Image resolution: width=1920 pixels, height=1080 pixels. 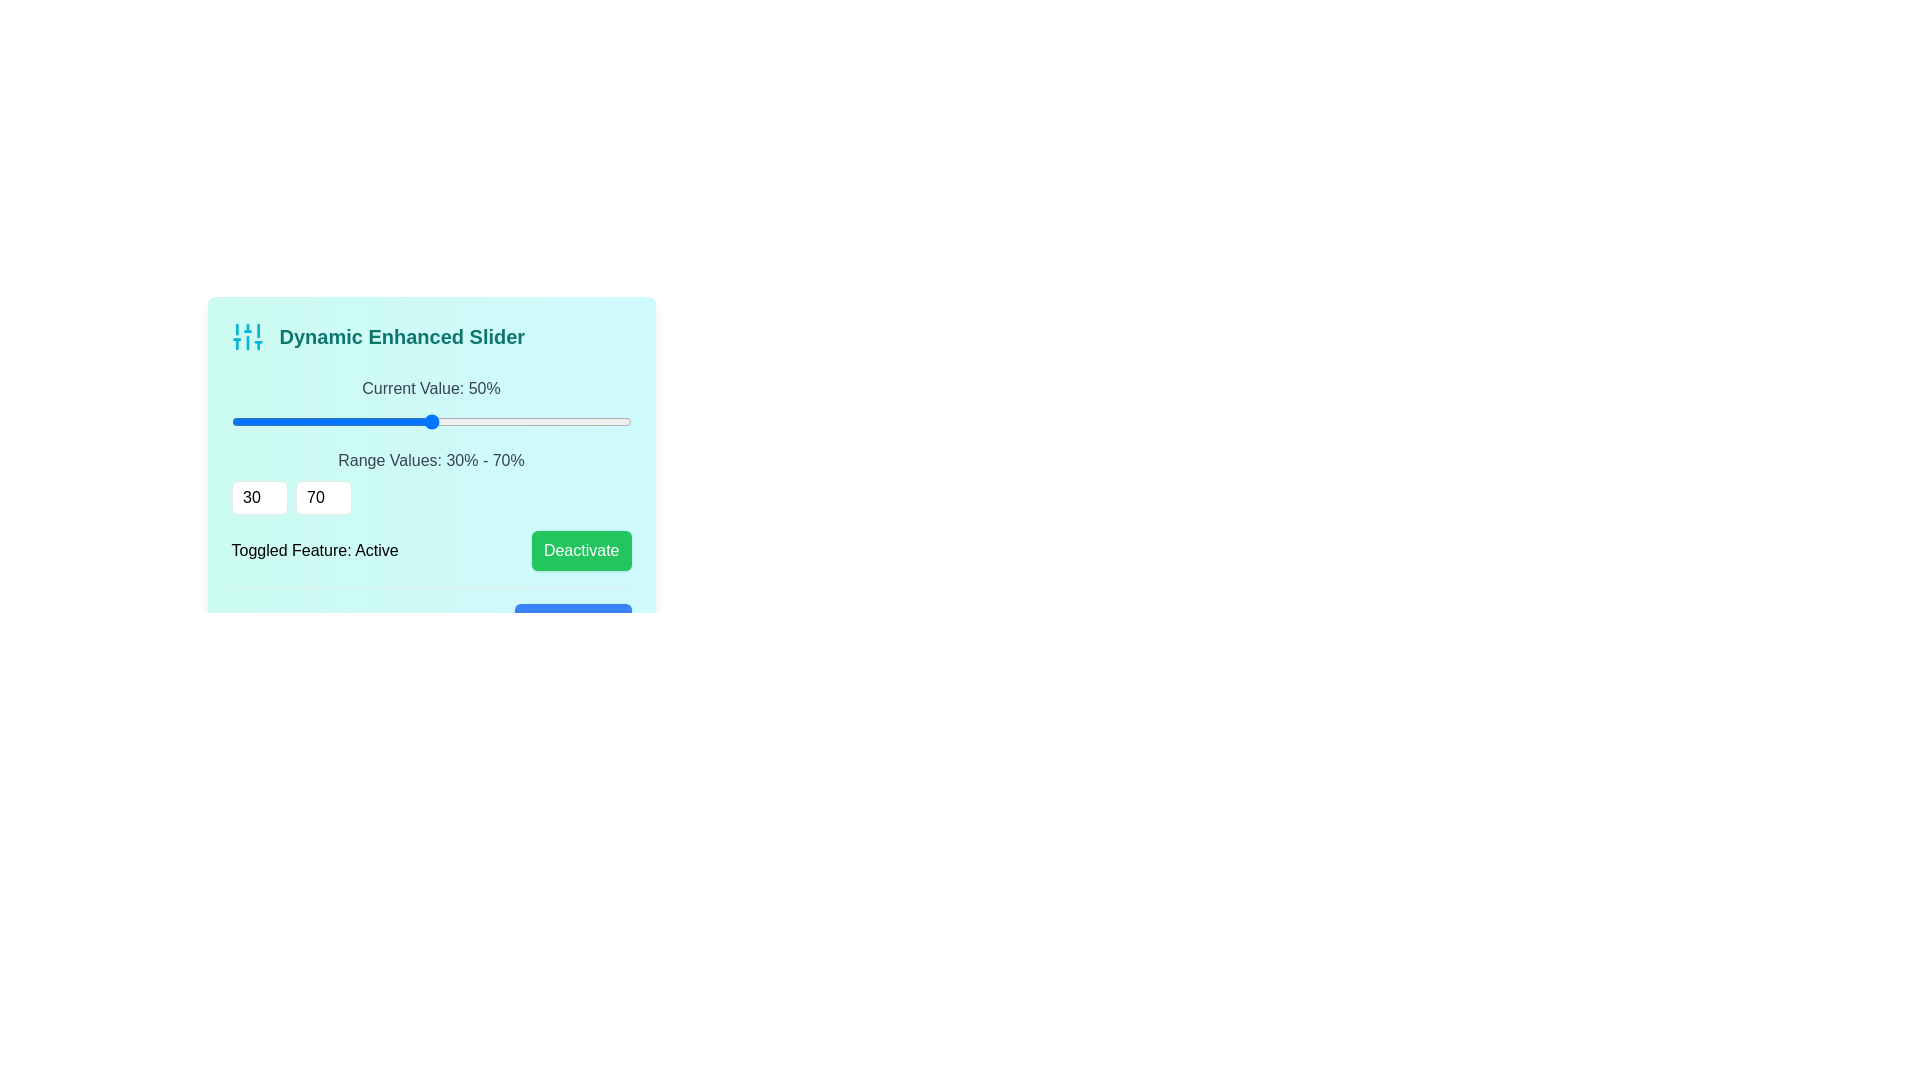 What do you see at coordinates (491, 420) in the screenshot?
I see `the slider` at bounding box center [491, 420].